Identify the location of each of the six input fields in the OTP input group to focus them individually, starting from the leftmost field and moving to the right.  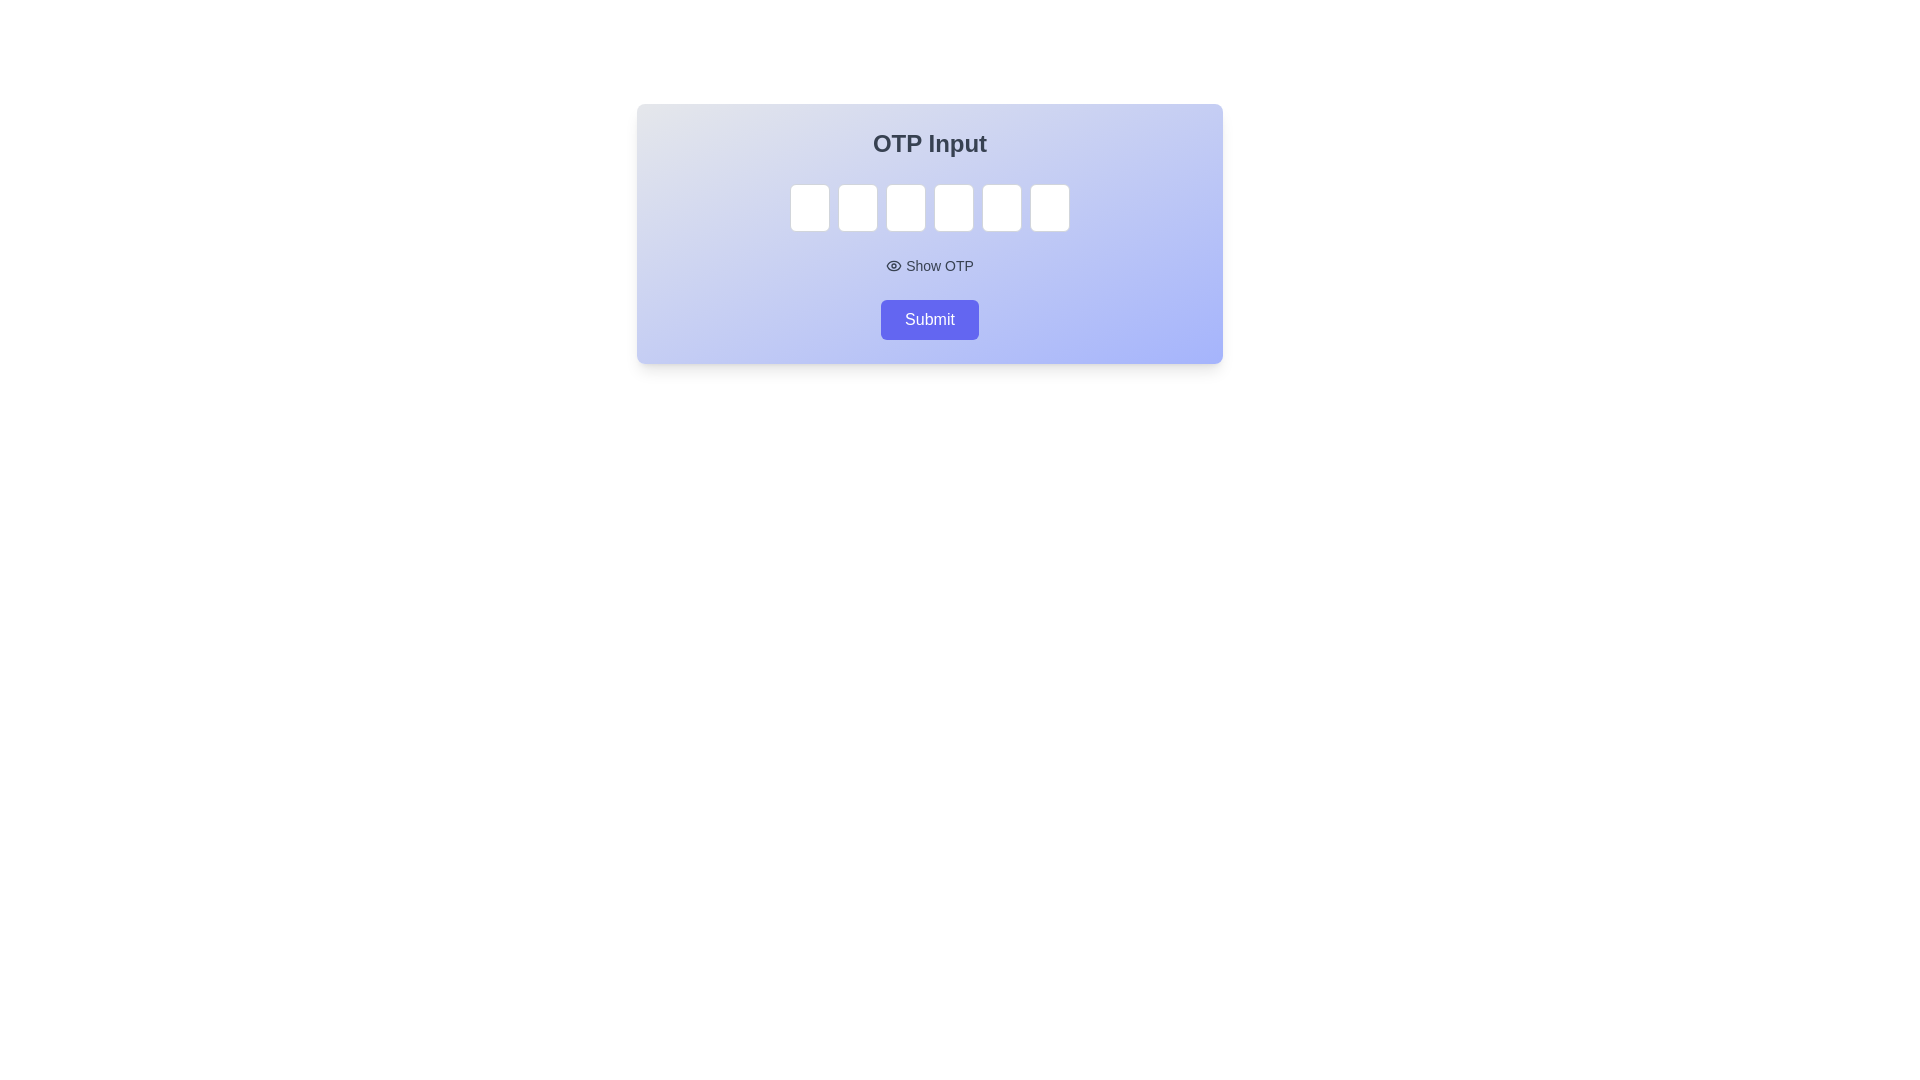
(929, 208).